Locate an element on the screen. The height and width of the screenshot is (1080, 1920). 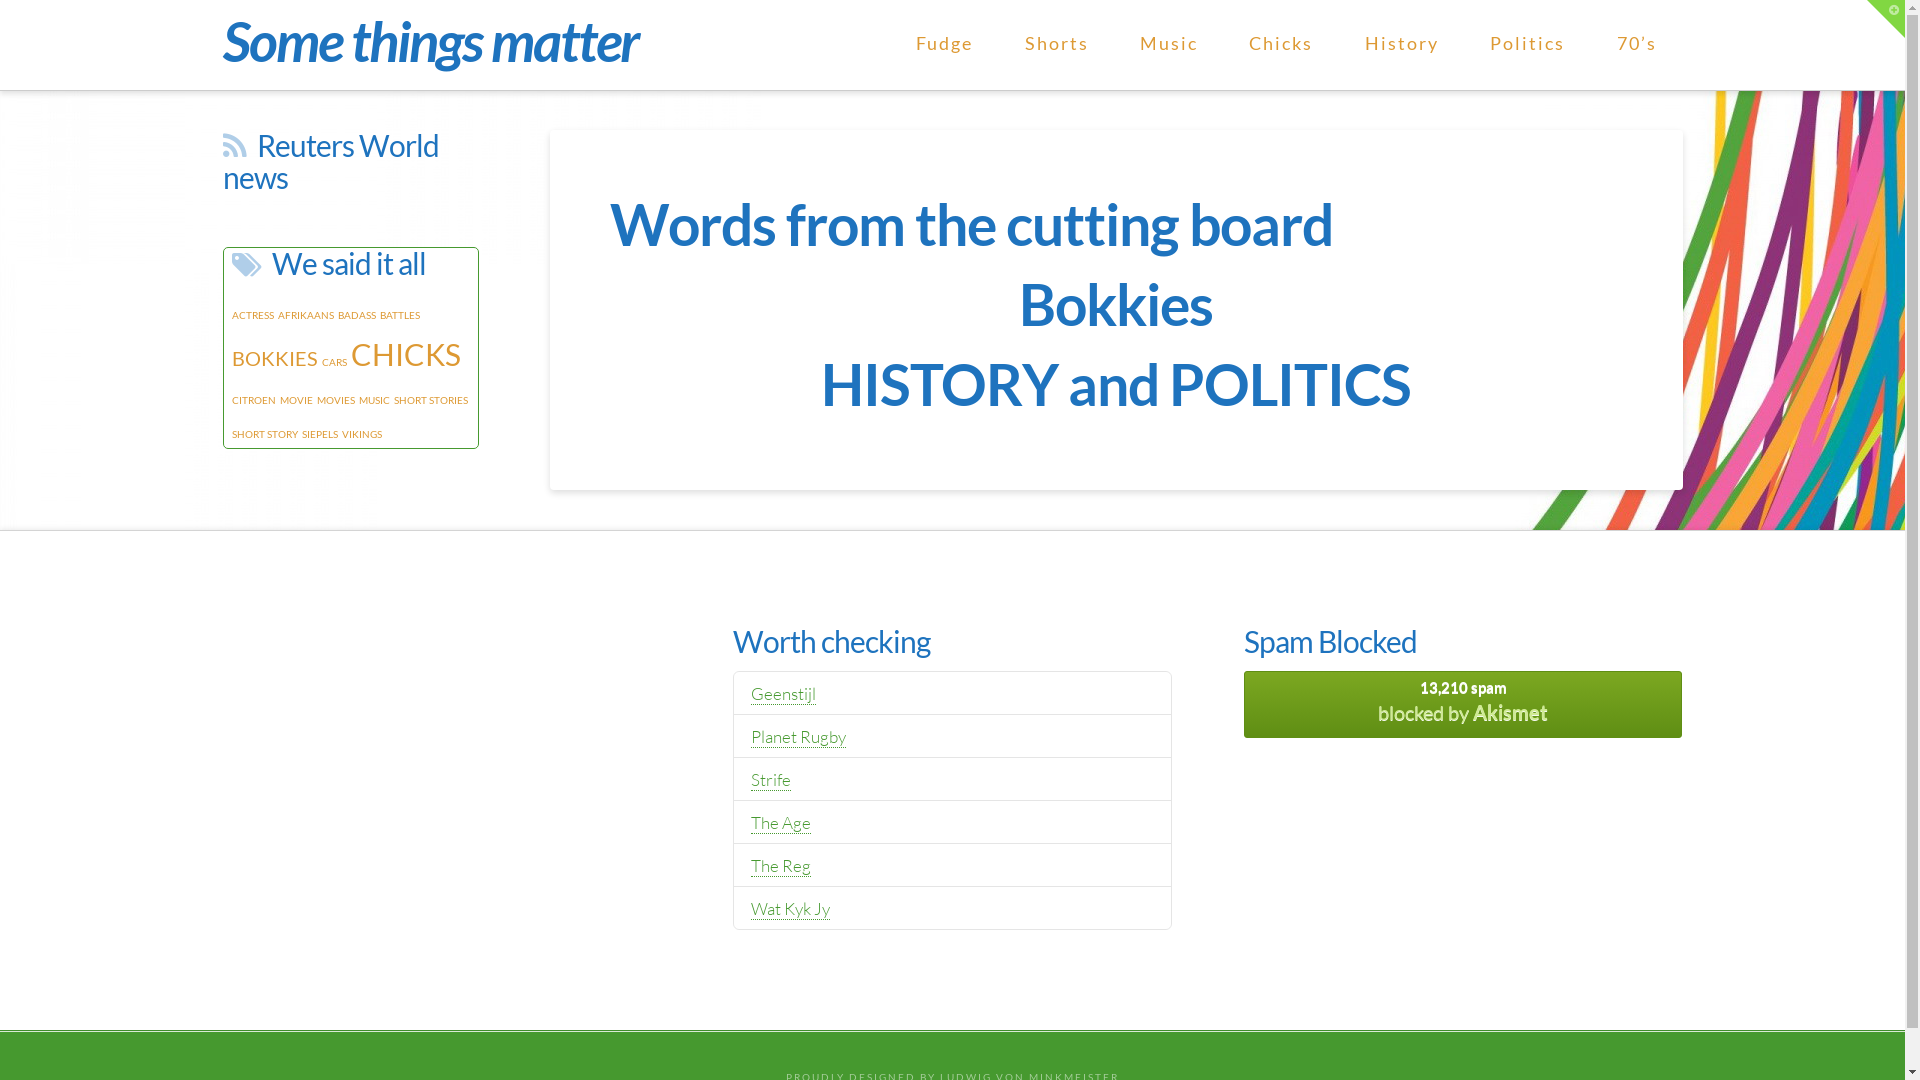
'CARS' is located at coordinates (321, 362).